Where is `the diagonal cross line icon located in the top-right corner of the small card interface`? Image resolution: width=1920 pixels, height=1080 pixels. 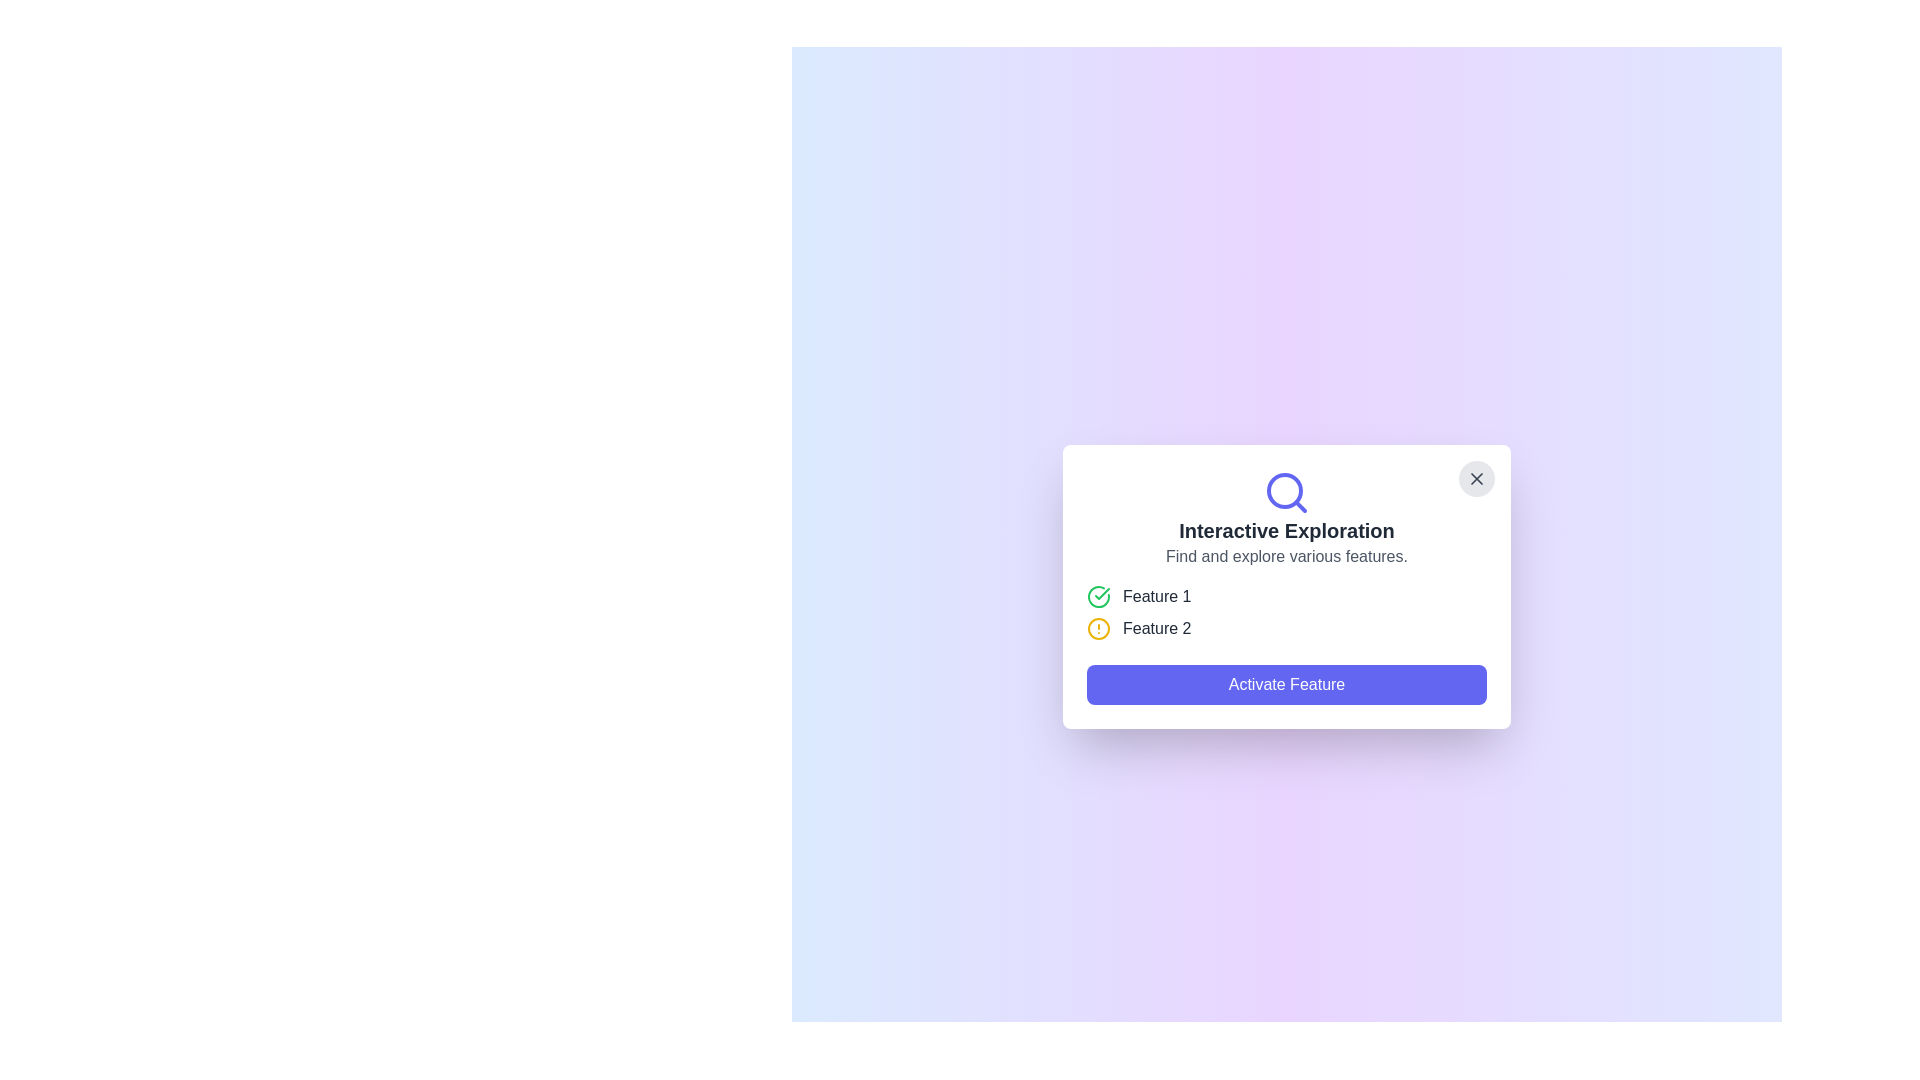
the diagonal cross line icon located in the top-right corner of the small card interface is located at coordinates (1477, 478).